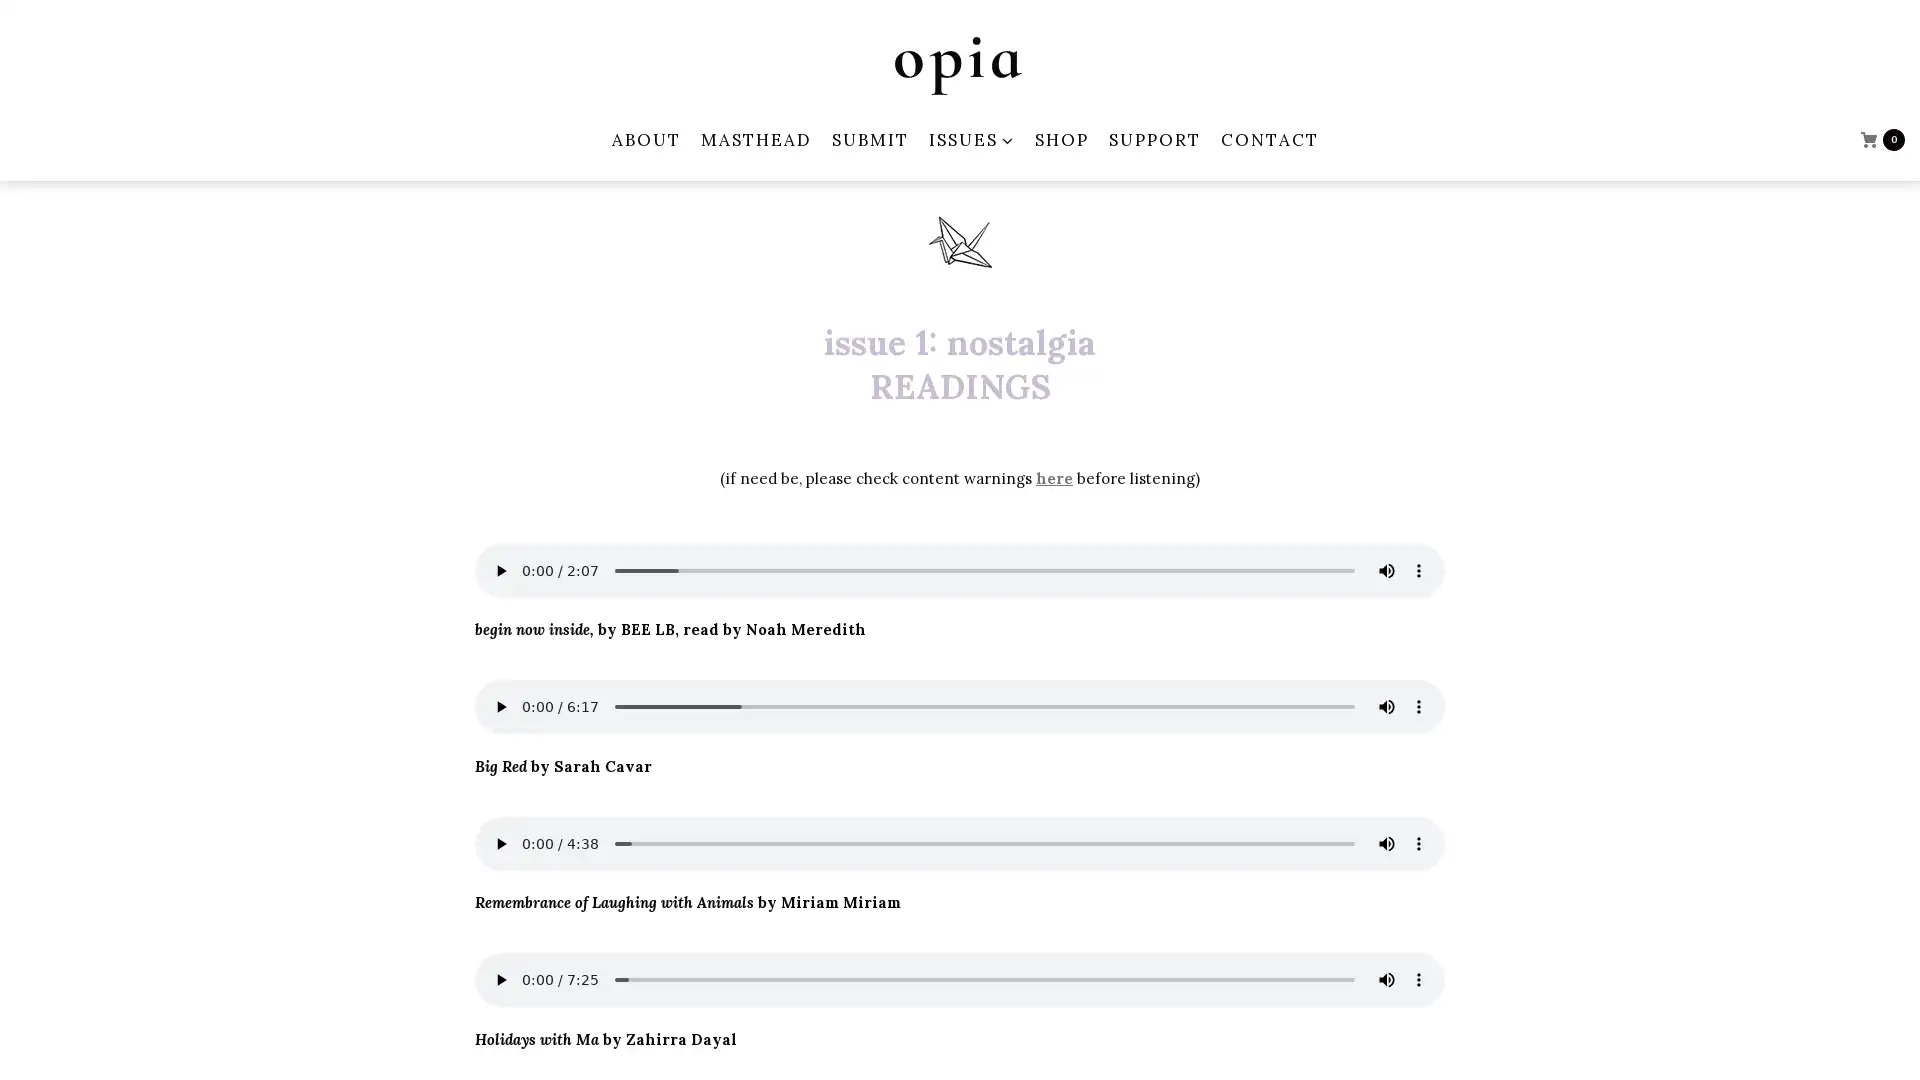 This screenshot has width=1920, height=1080. What do you see at coordinates (1386, 843) in the screenshot?
I see `mute` at bounding box center [1386, 843].